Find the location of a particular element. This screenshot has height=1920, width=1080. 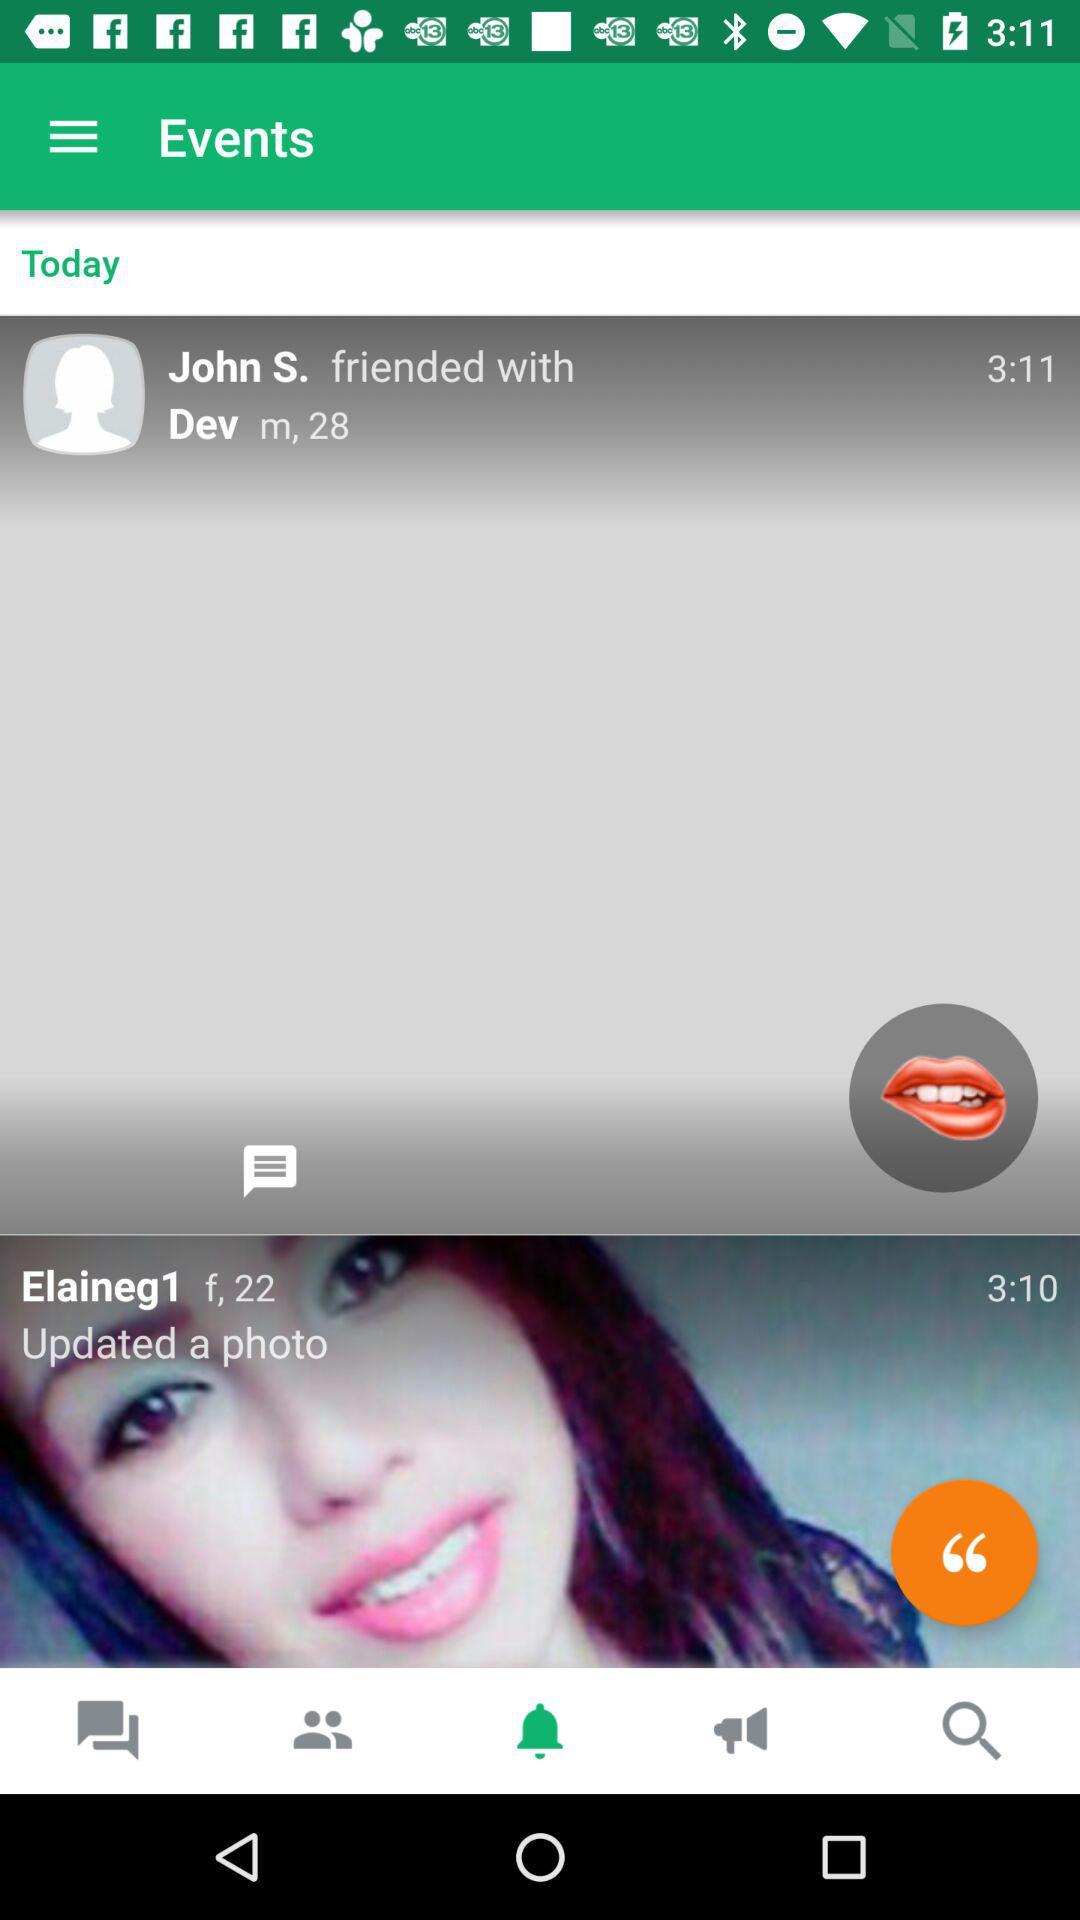

write to a friend is located at coordinates (963, 1551).